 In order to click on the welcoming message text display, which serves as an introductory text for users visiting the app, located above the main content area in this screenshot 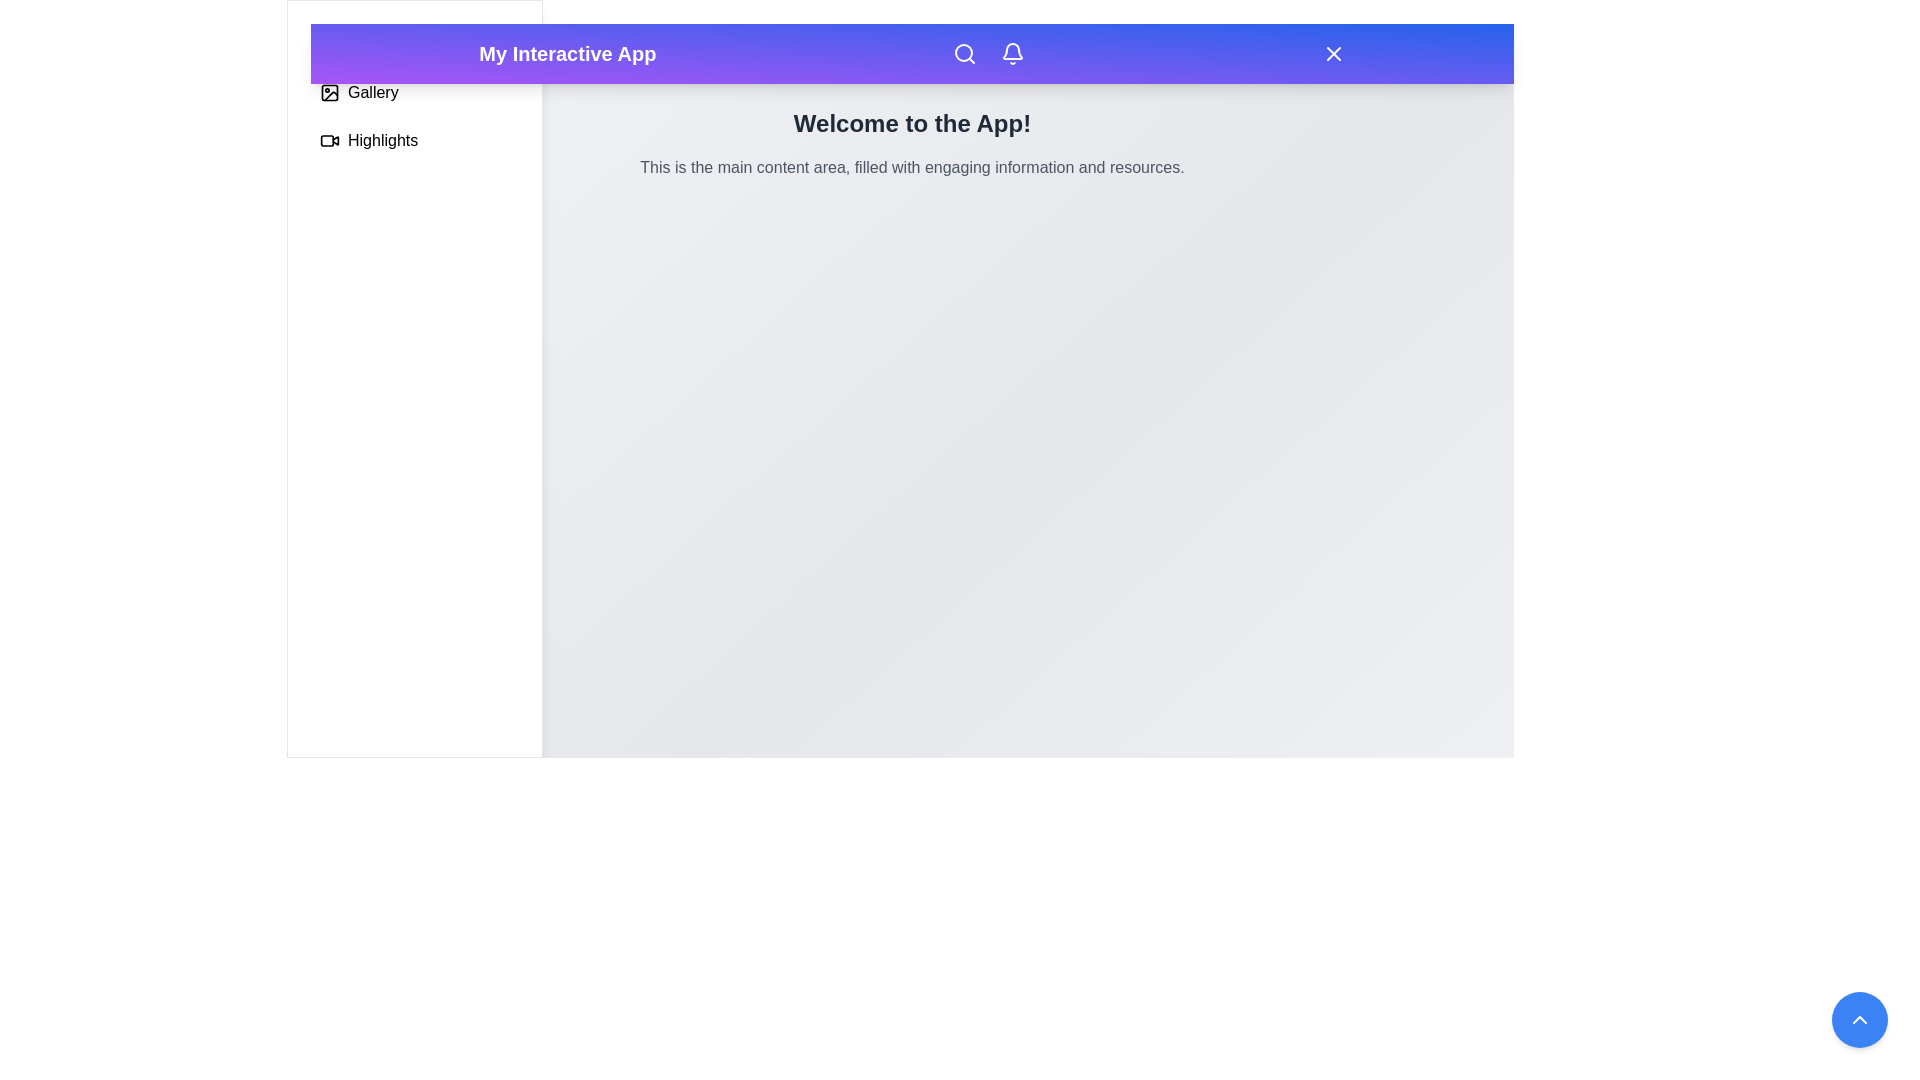, I will do `click(911, 123)`.